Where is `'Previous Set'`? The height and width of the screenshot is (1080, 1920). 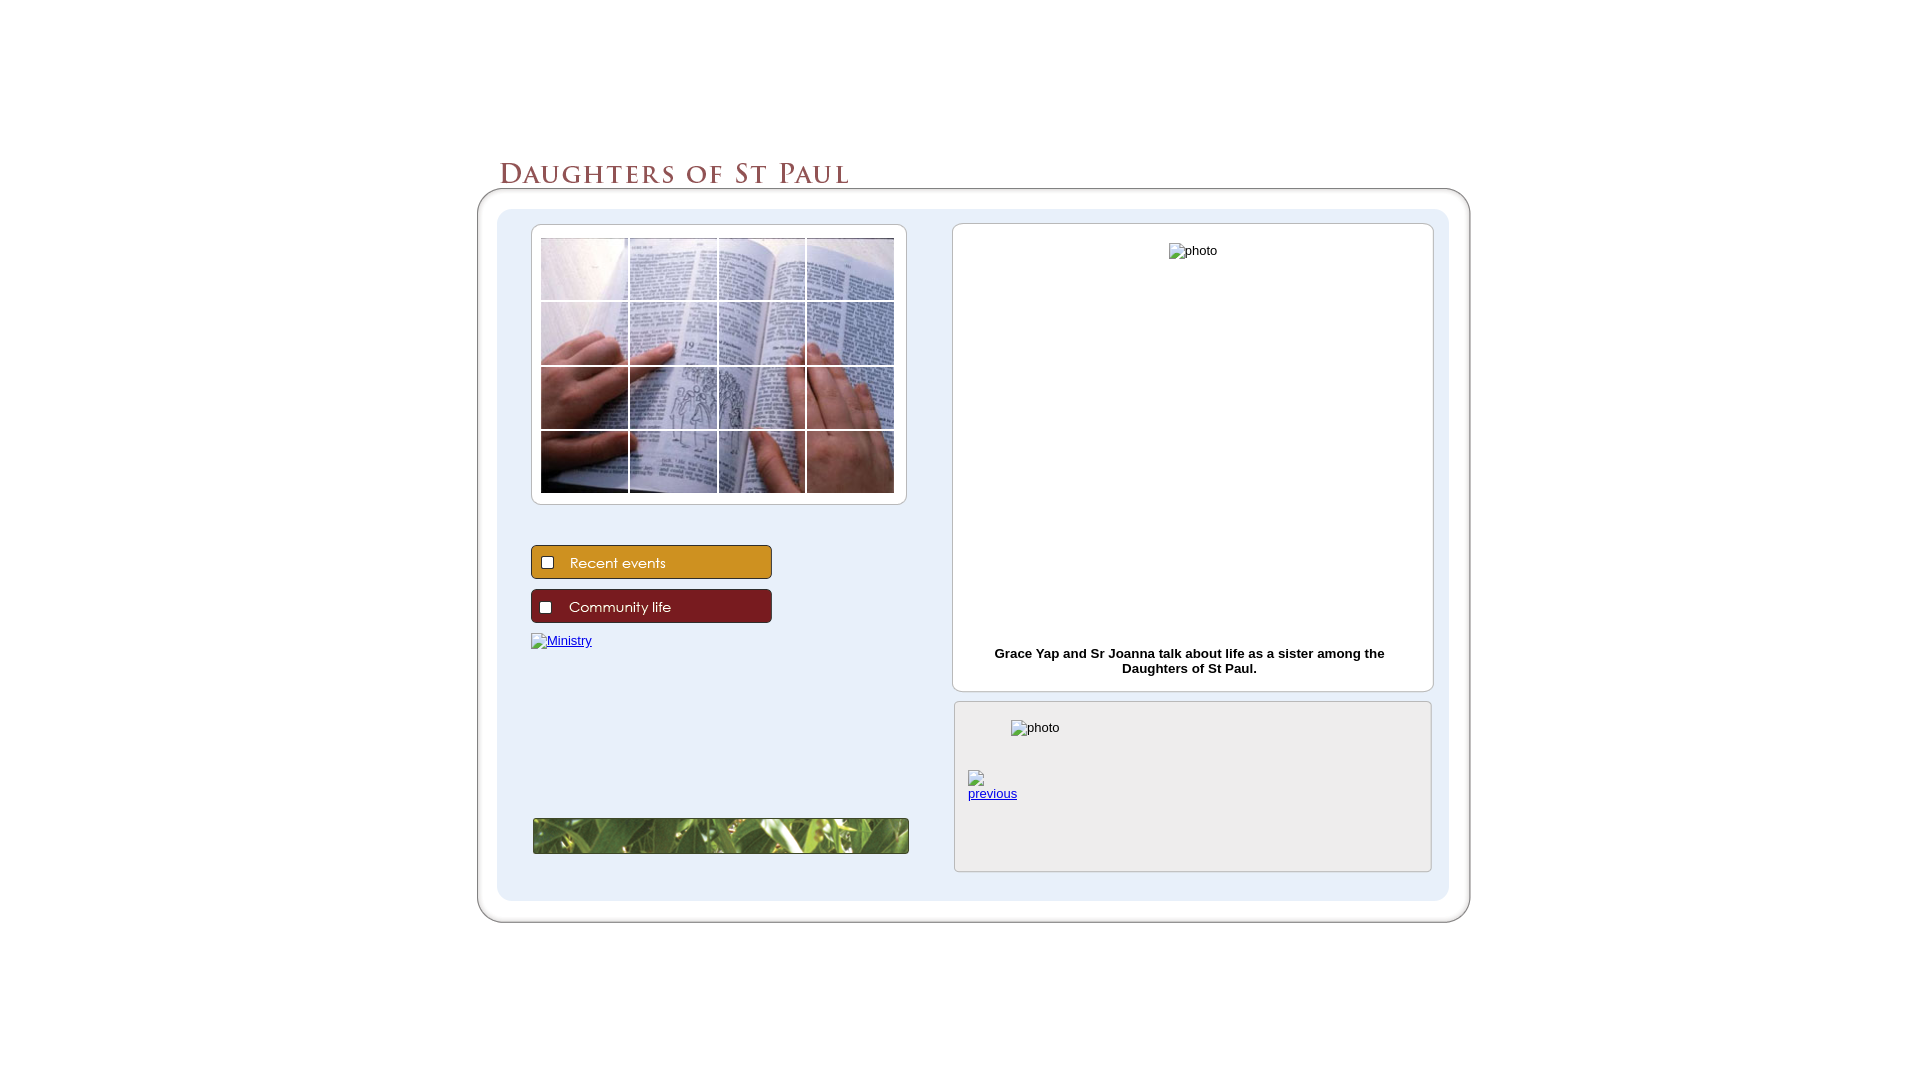
'Previous Set' is located at coordinates (968, 792).